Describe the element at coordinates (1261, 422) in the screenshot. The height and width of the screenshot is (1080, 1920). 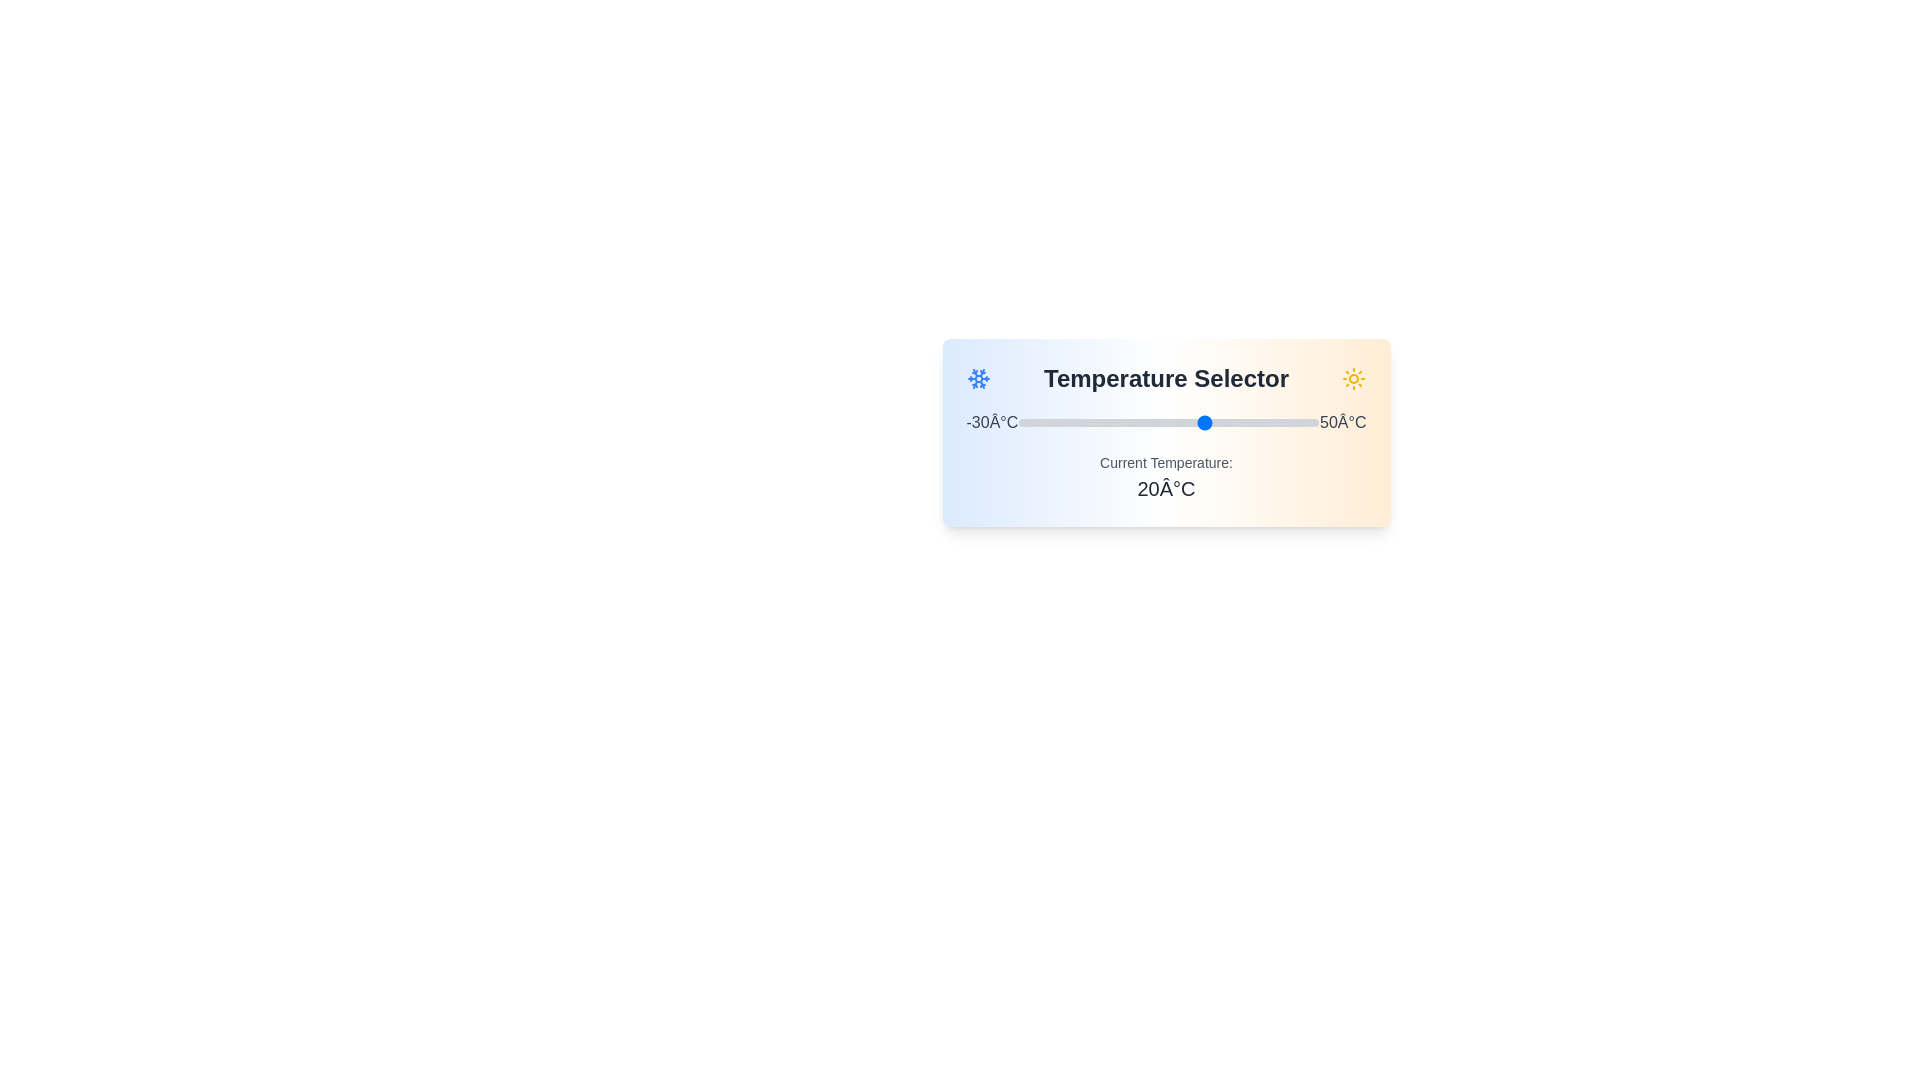
I see `the temperature` at that location.